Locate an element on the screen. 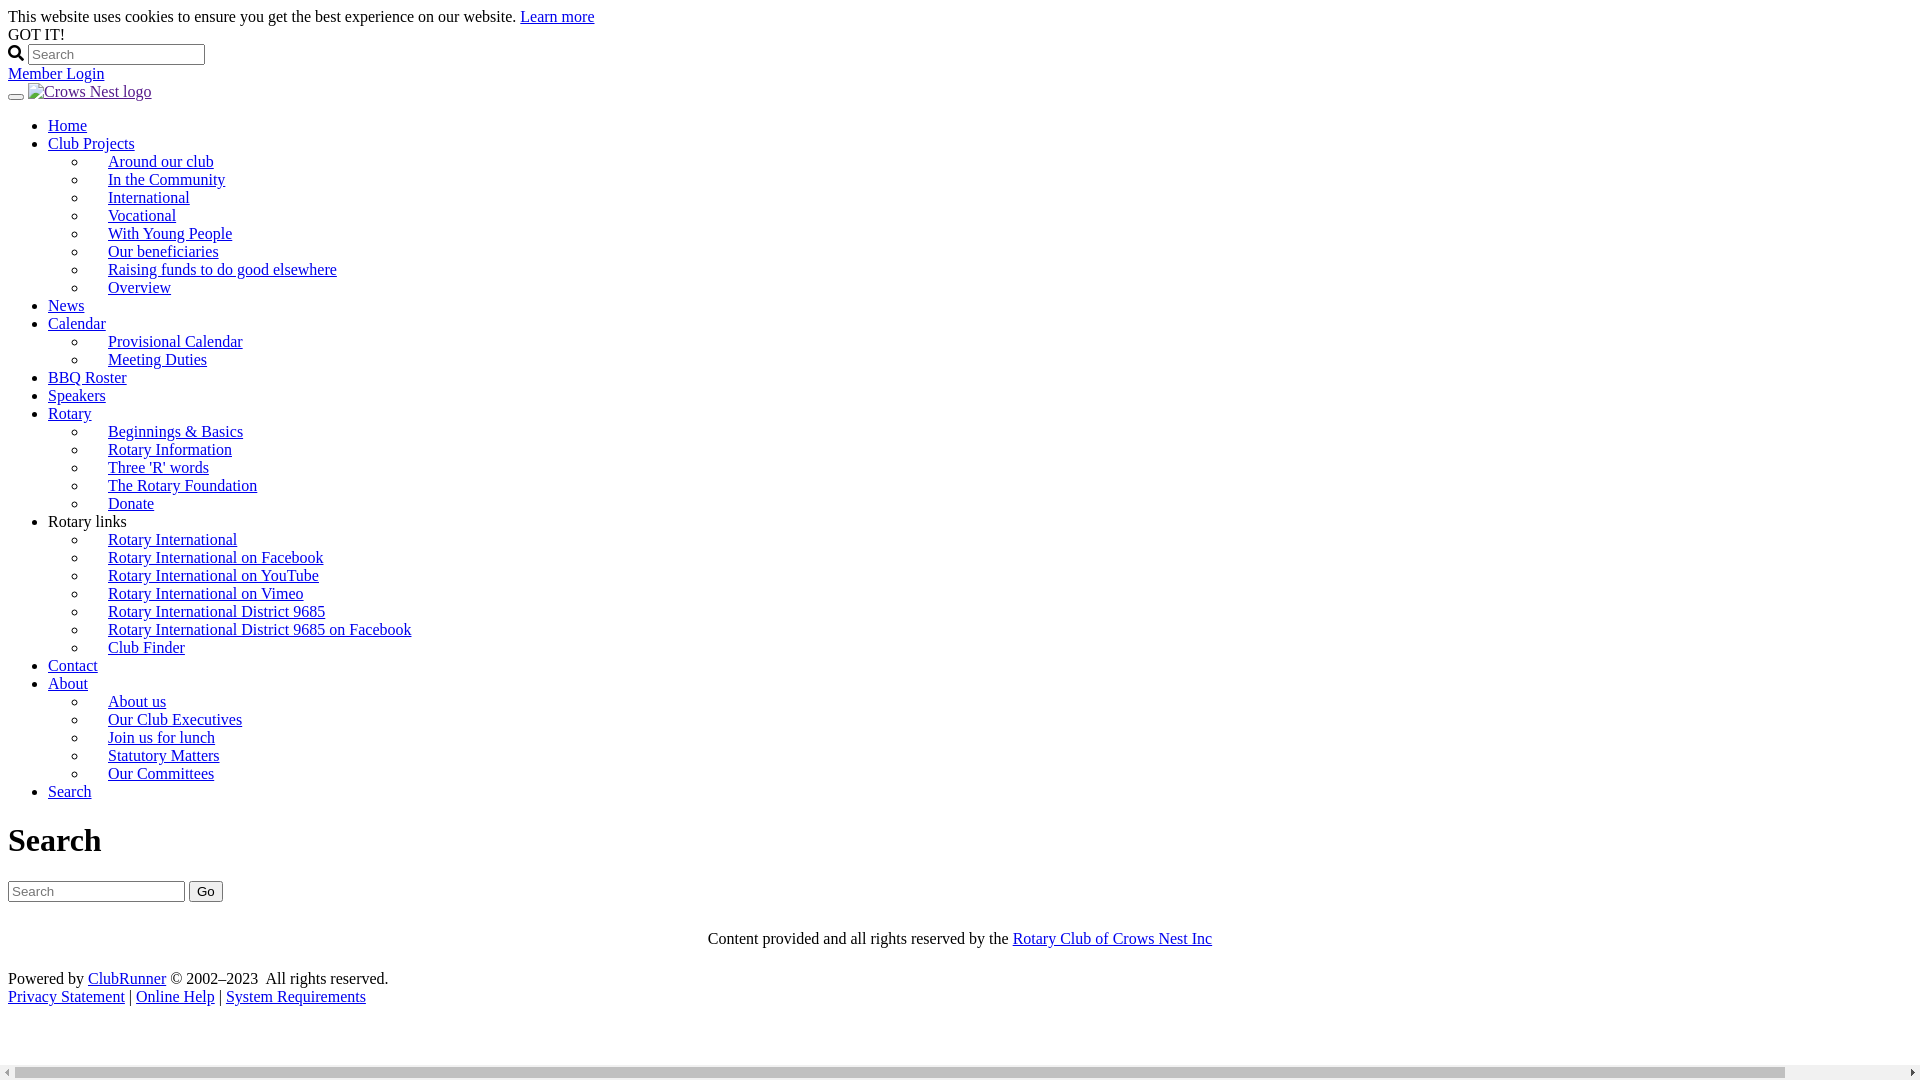 The image size is (1920, 1080). 'The Rotary Foundation' is located at coordinates (182, 485).